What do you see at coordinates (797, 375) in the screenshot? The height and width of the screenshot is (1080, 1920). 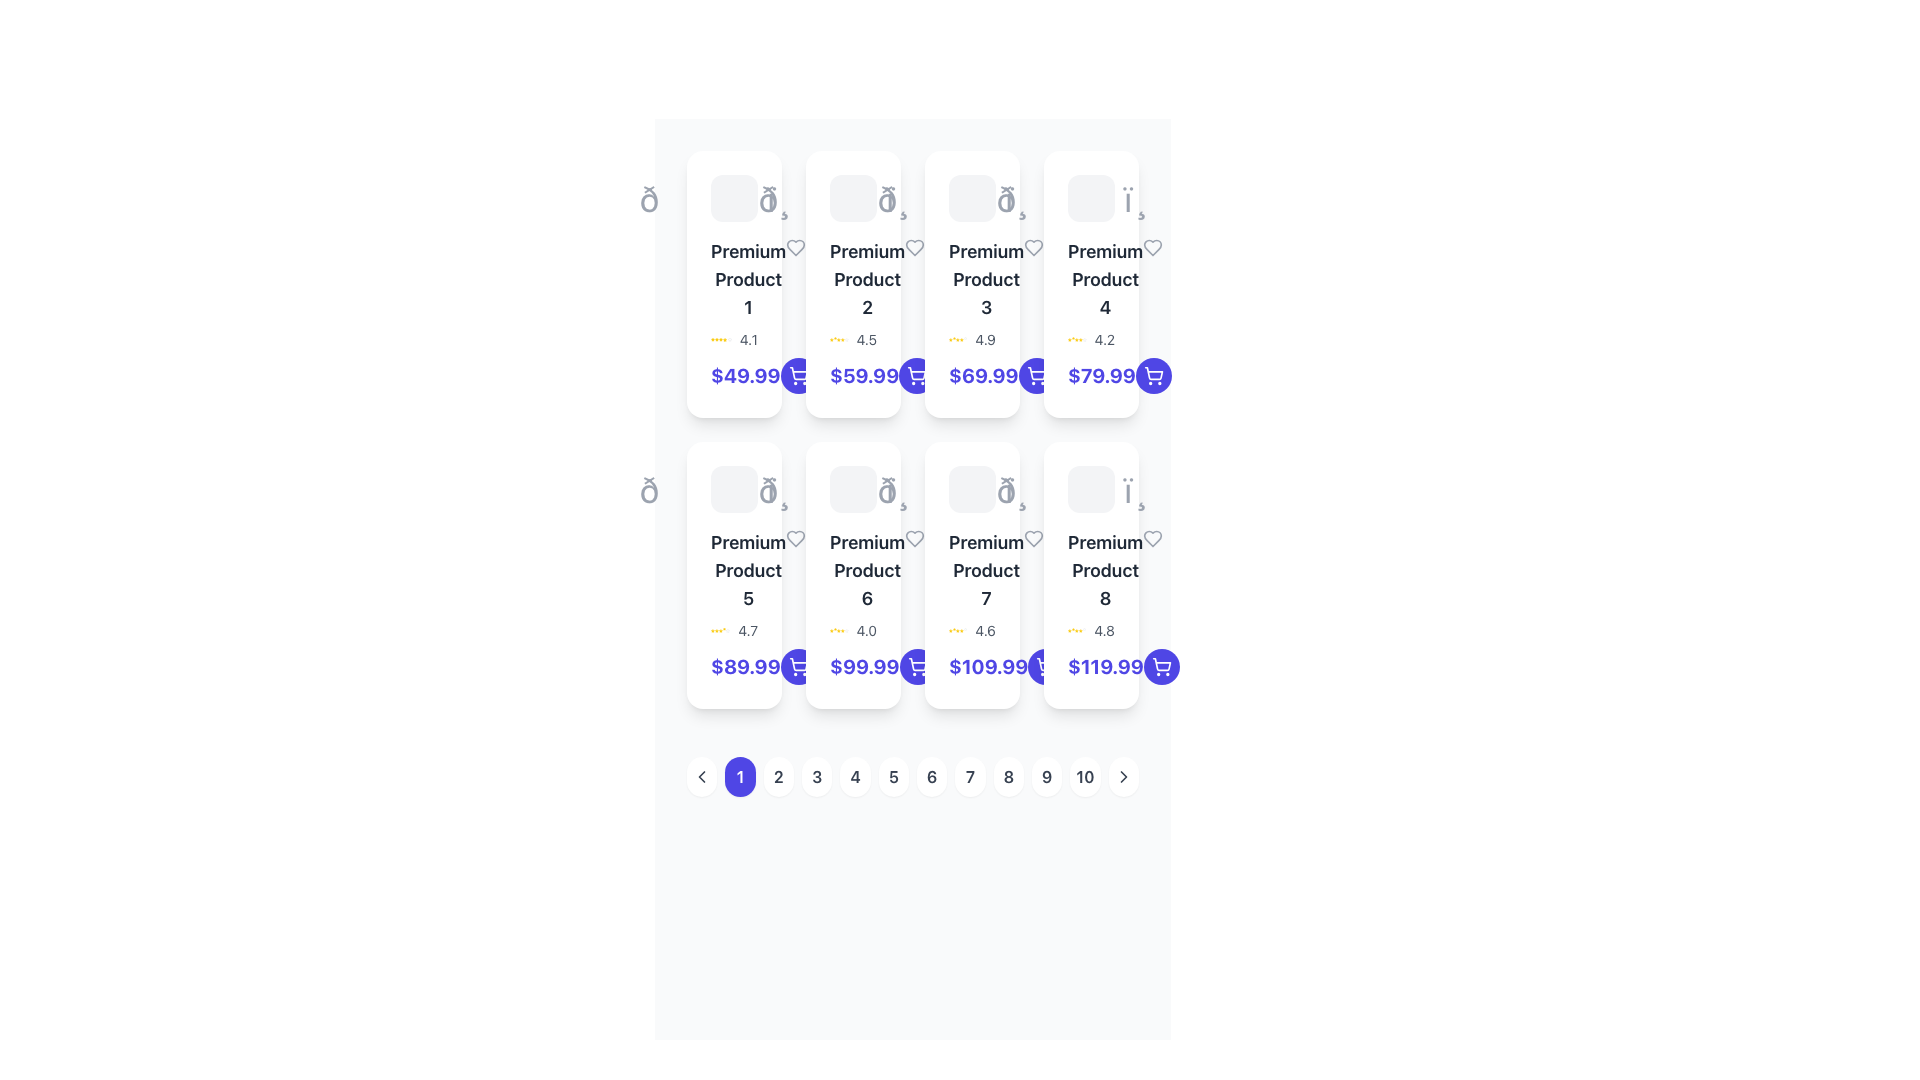 I see `the cart icon button located in the lower-right corner of the product card for 'Premium Product 2', which features a minimalistic shopping cart symbol with a metallic outline` at bounding box center [797, 375].